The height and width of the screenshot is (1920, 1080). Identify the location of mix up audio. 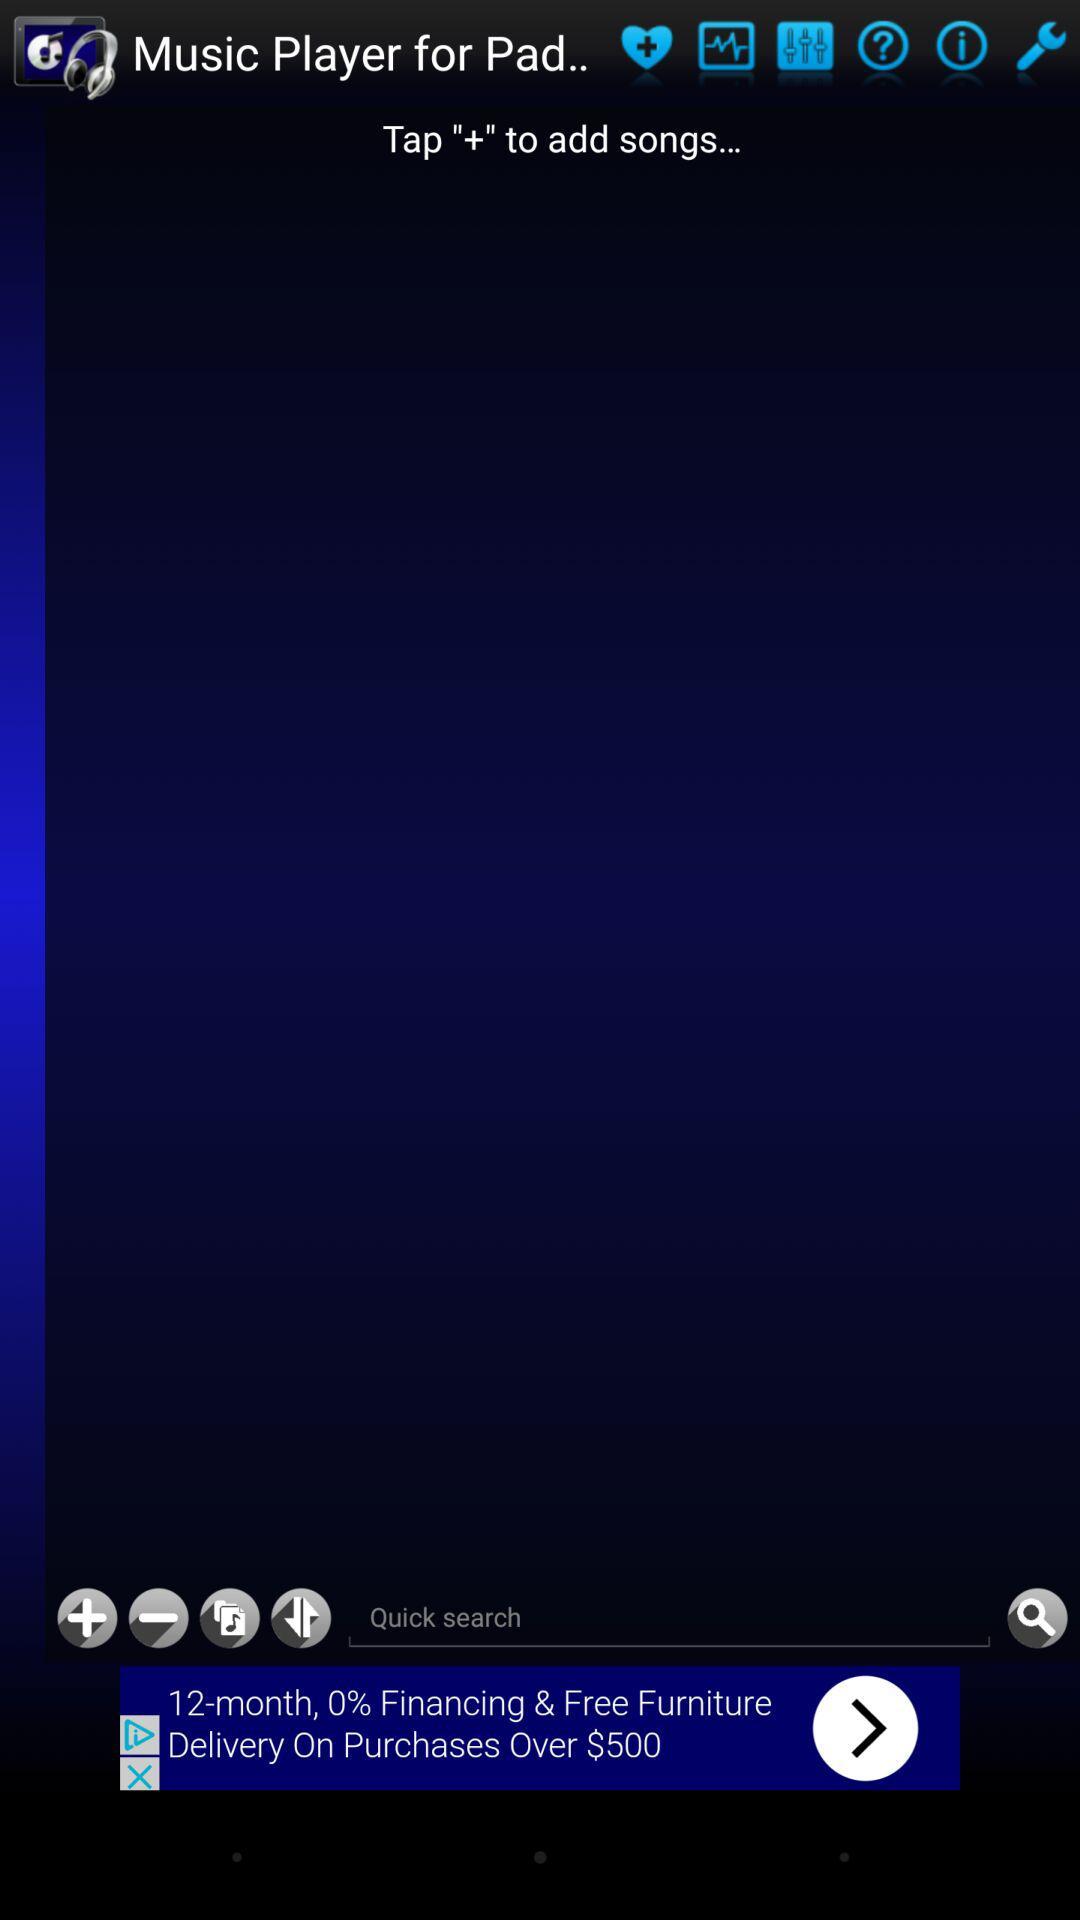
(803, 52).